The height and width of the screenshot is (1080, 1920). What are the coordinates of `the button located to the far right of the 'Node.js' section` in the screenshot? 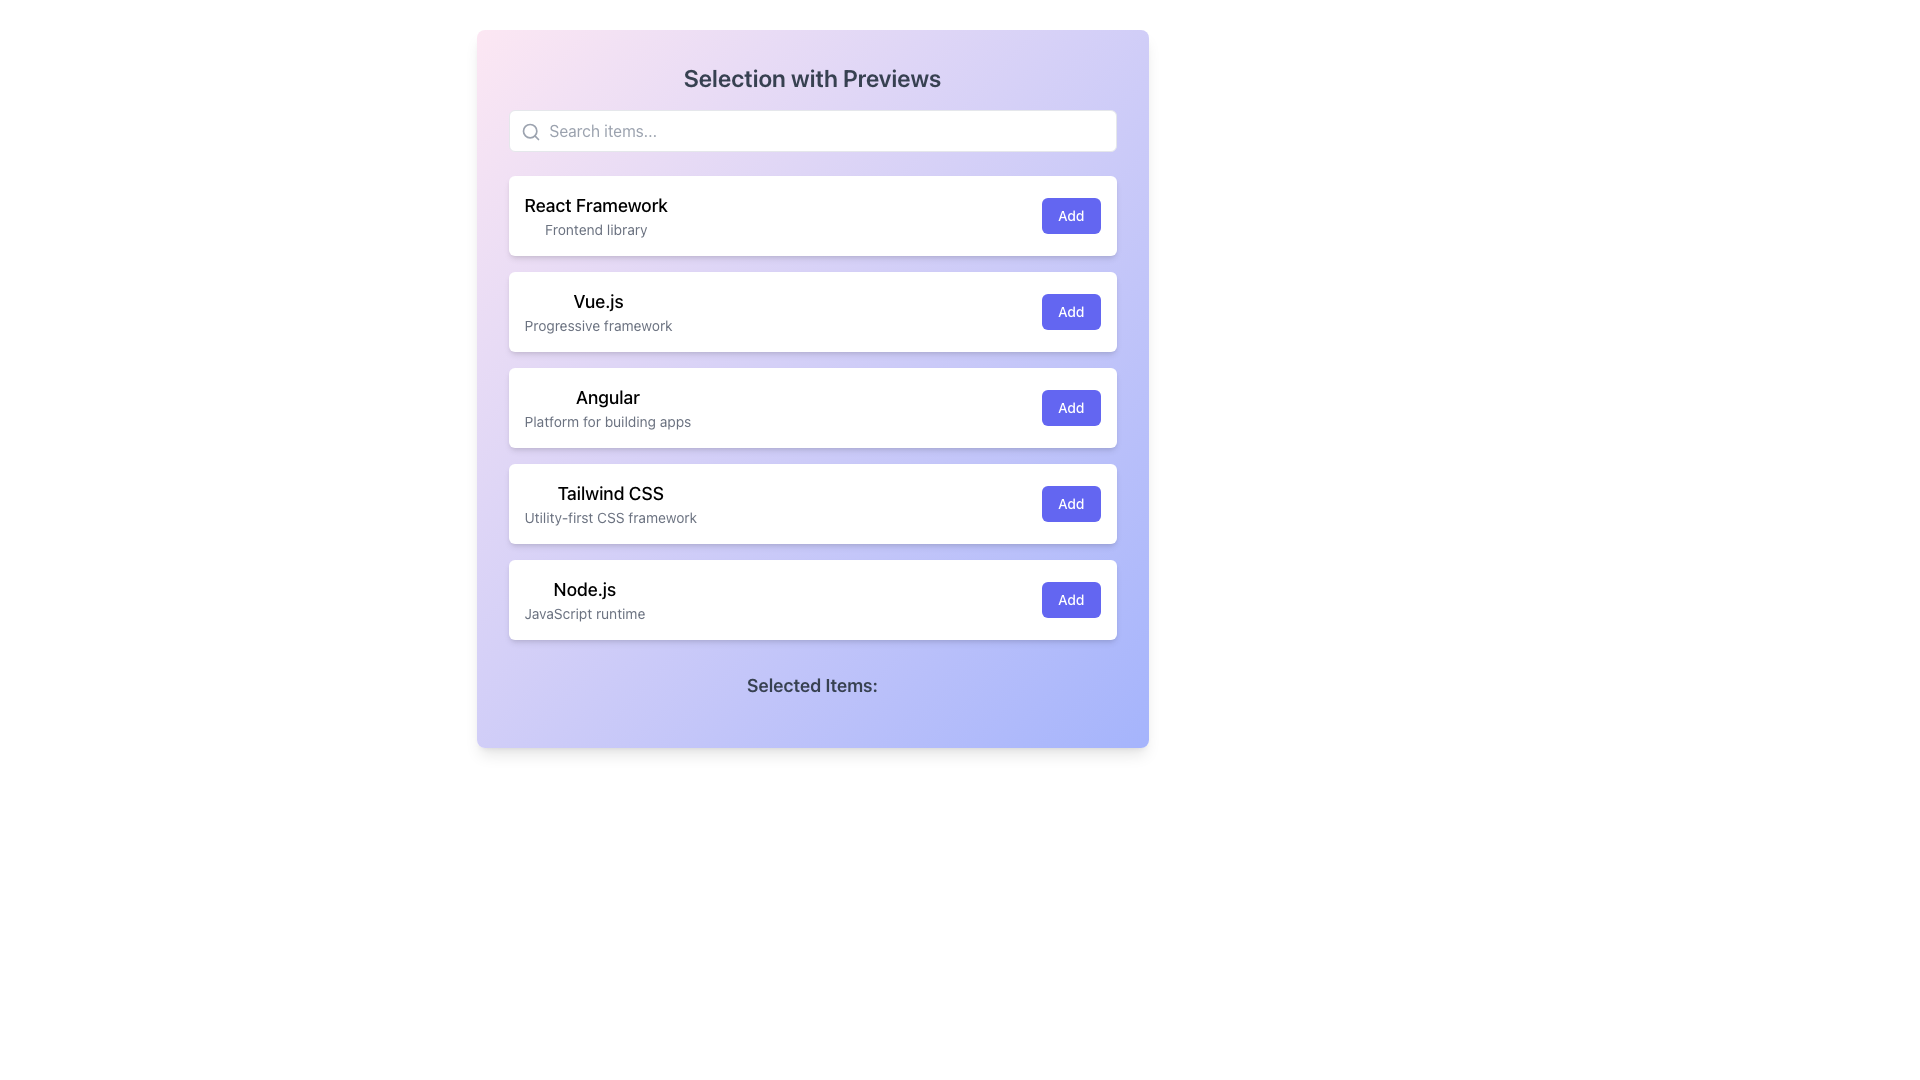 It's located at (1070, 599).